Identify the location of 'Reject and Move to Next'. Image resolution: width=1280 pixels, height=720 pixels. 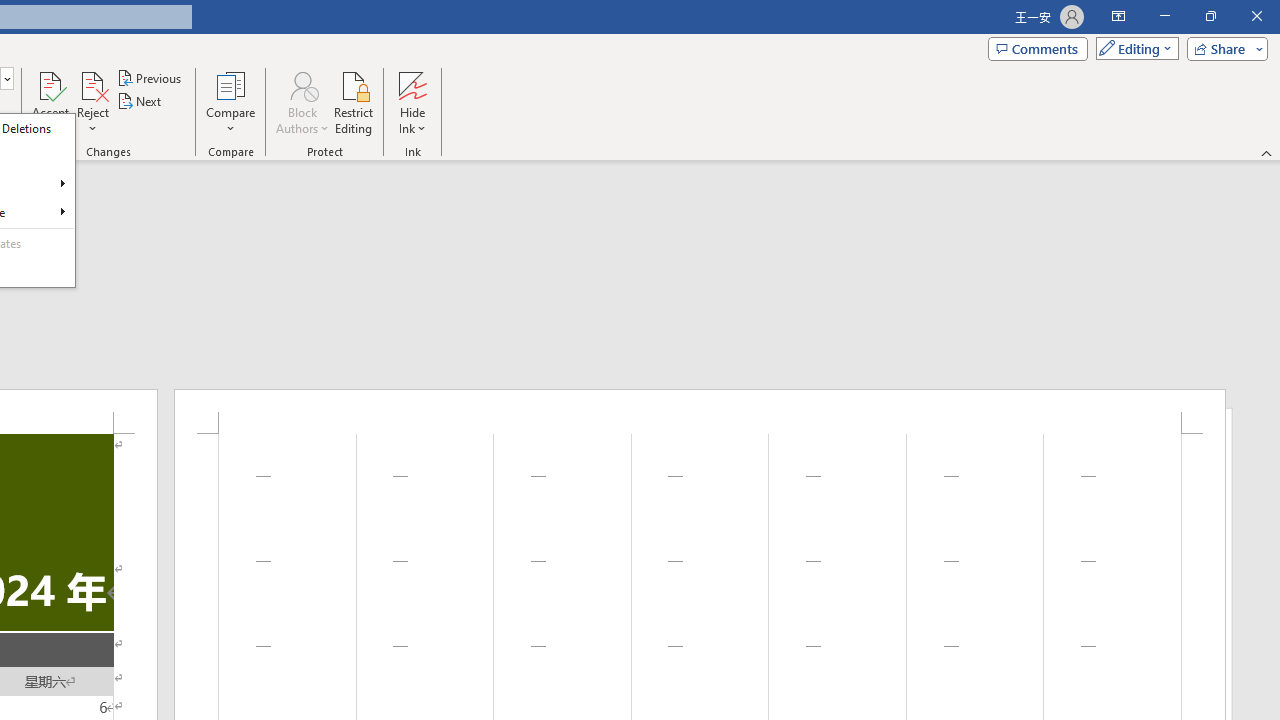
(91, 84).